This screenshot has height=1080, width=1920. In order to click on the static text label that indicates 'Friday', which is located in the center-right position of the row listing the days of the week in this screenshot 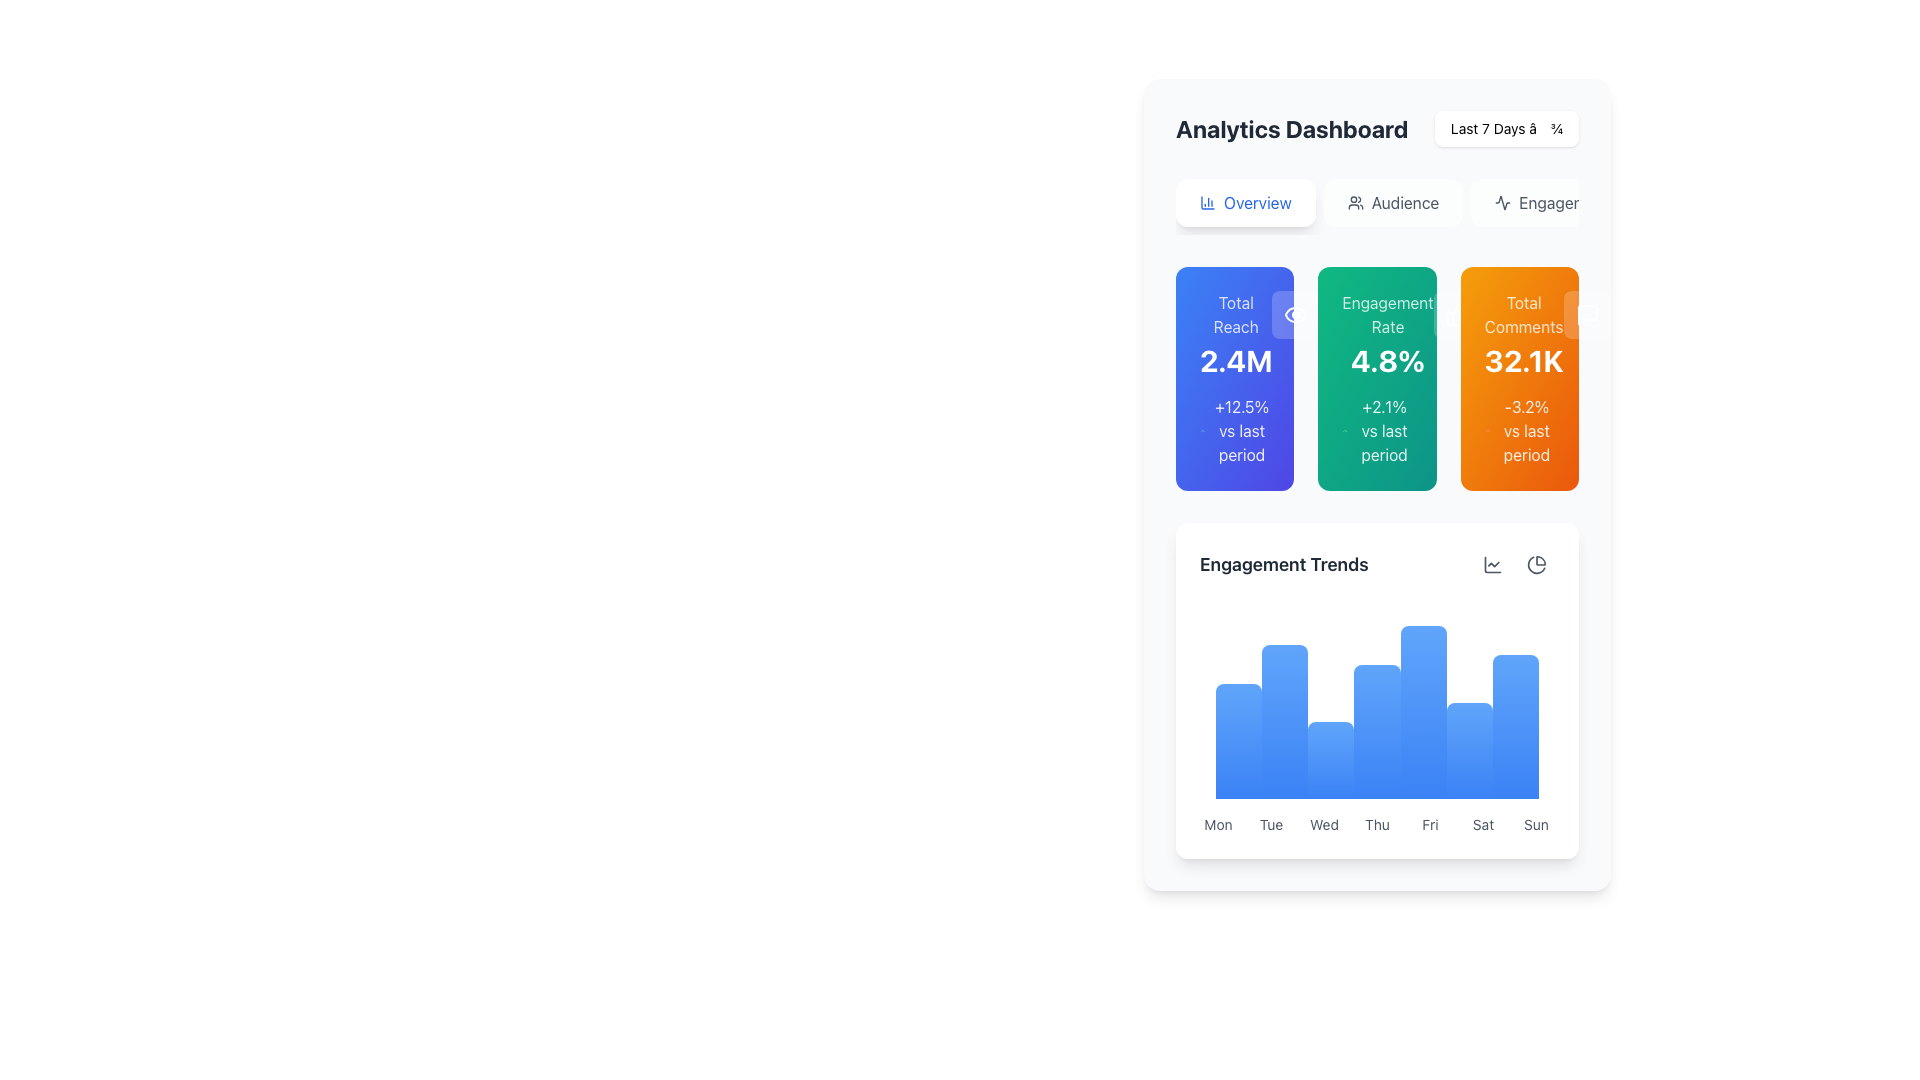, I will do `click(1429, 825)`.